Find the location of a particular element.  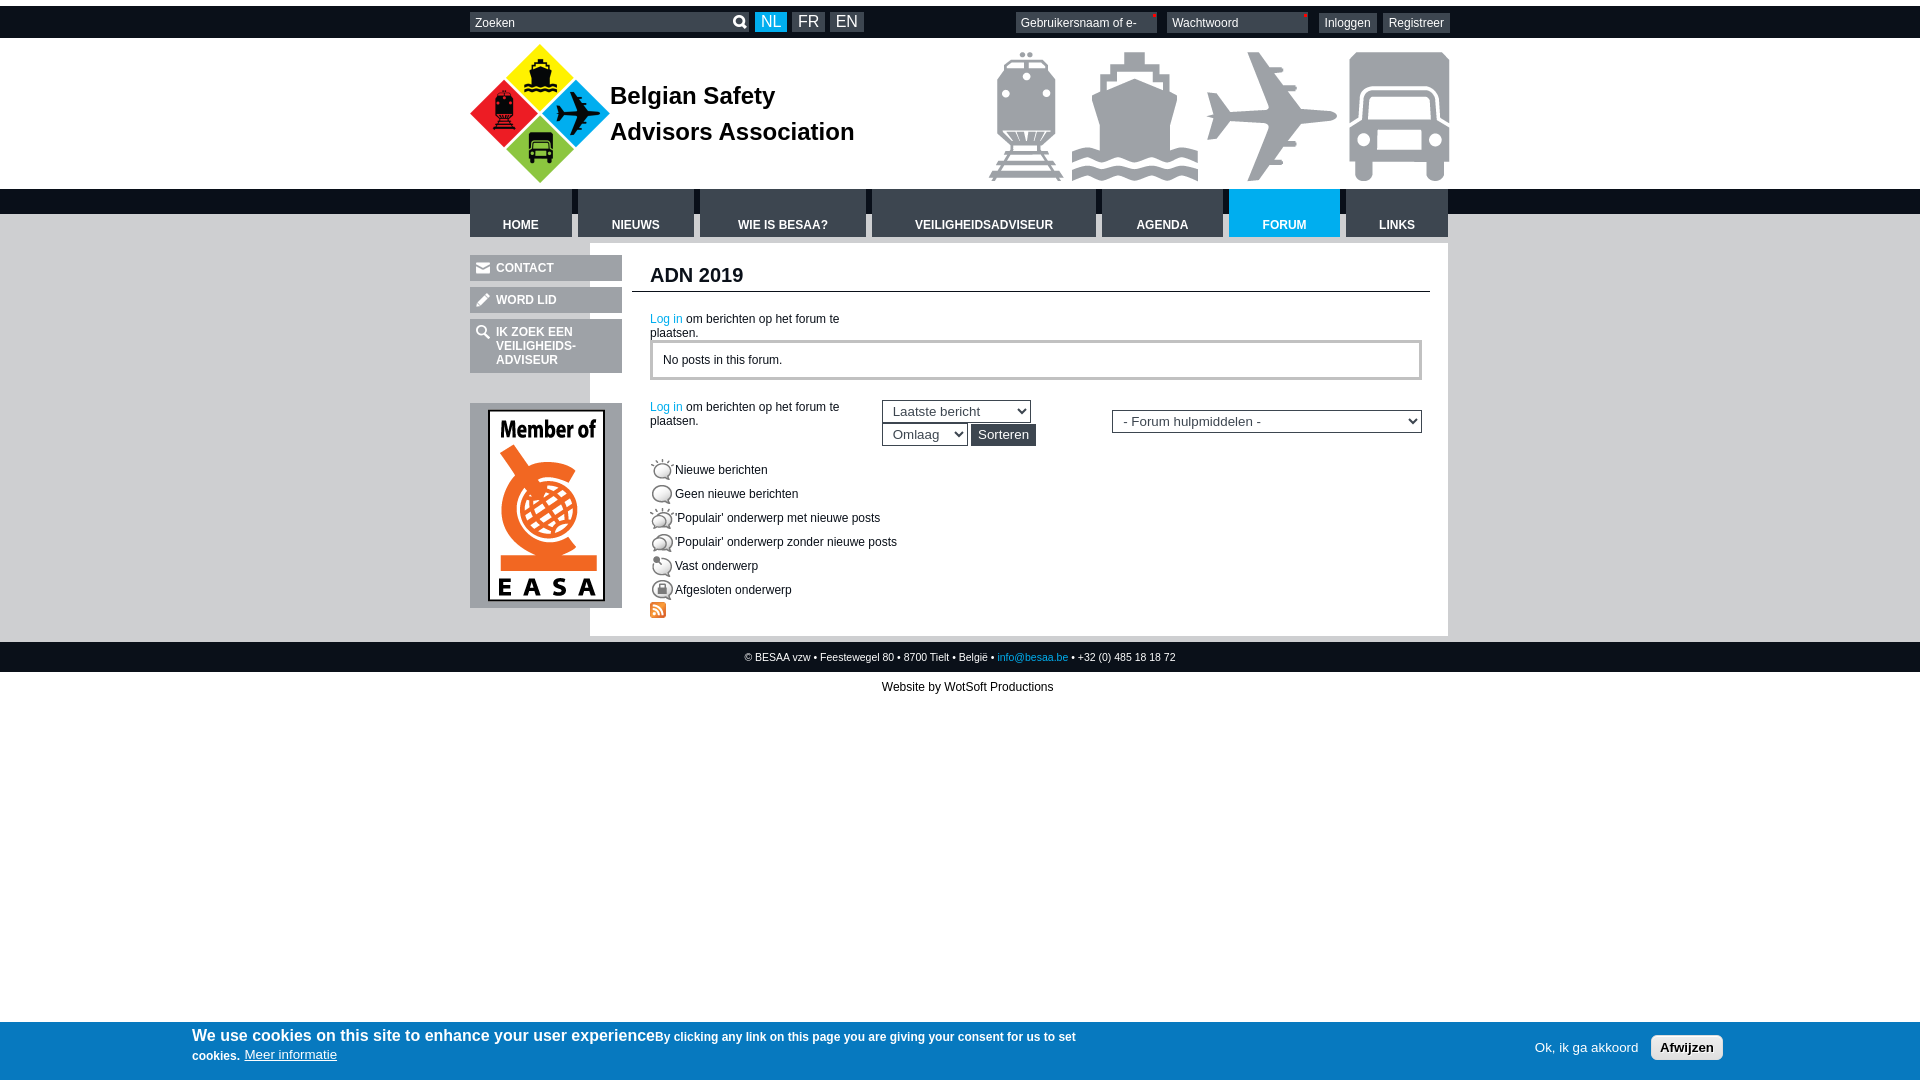

'WIE IS BESAA?' is located at coordinates (781, 212).